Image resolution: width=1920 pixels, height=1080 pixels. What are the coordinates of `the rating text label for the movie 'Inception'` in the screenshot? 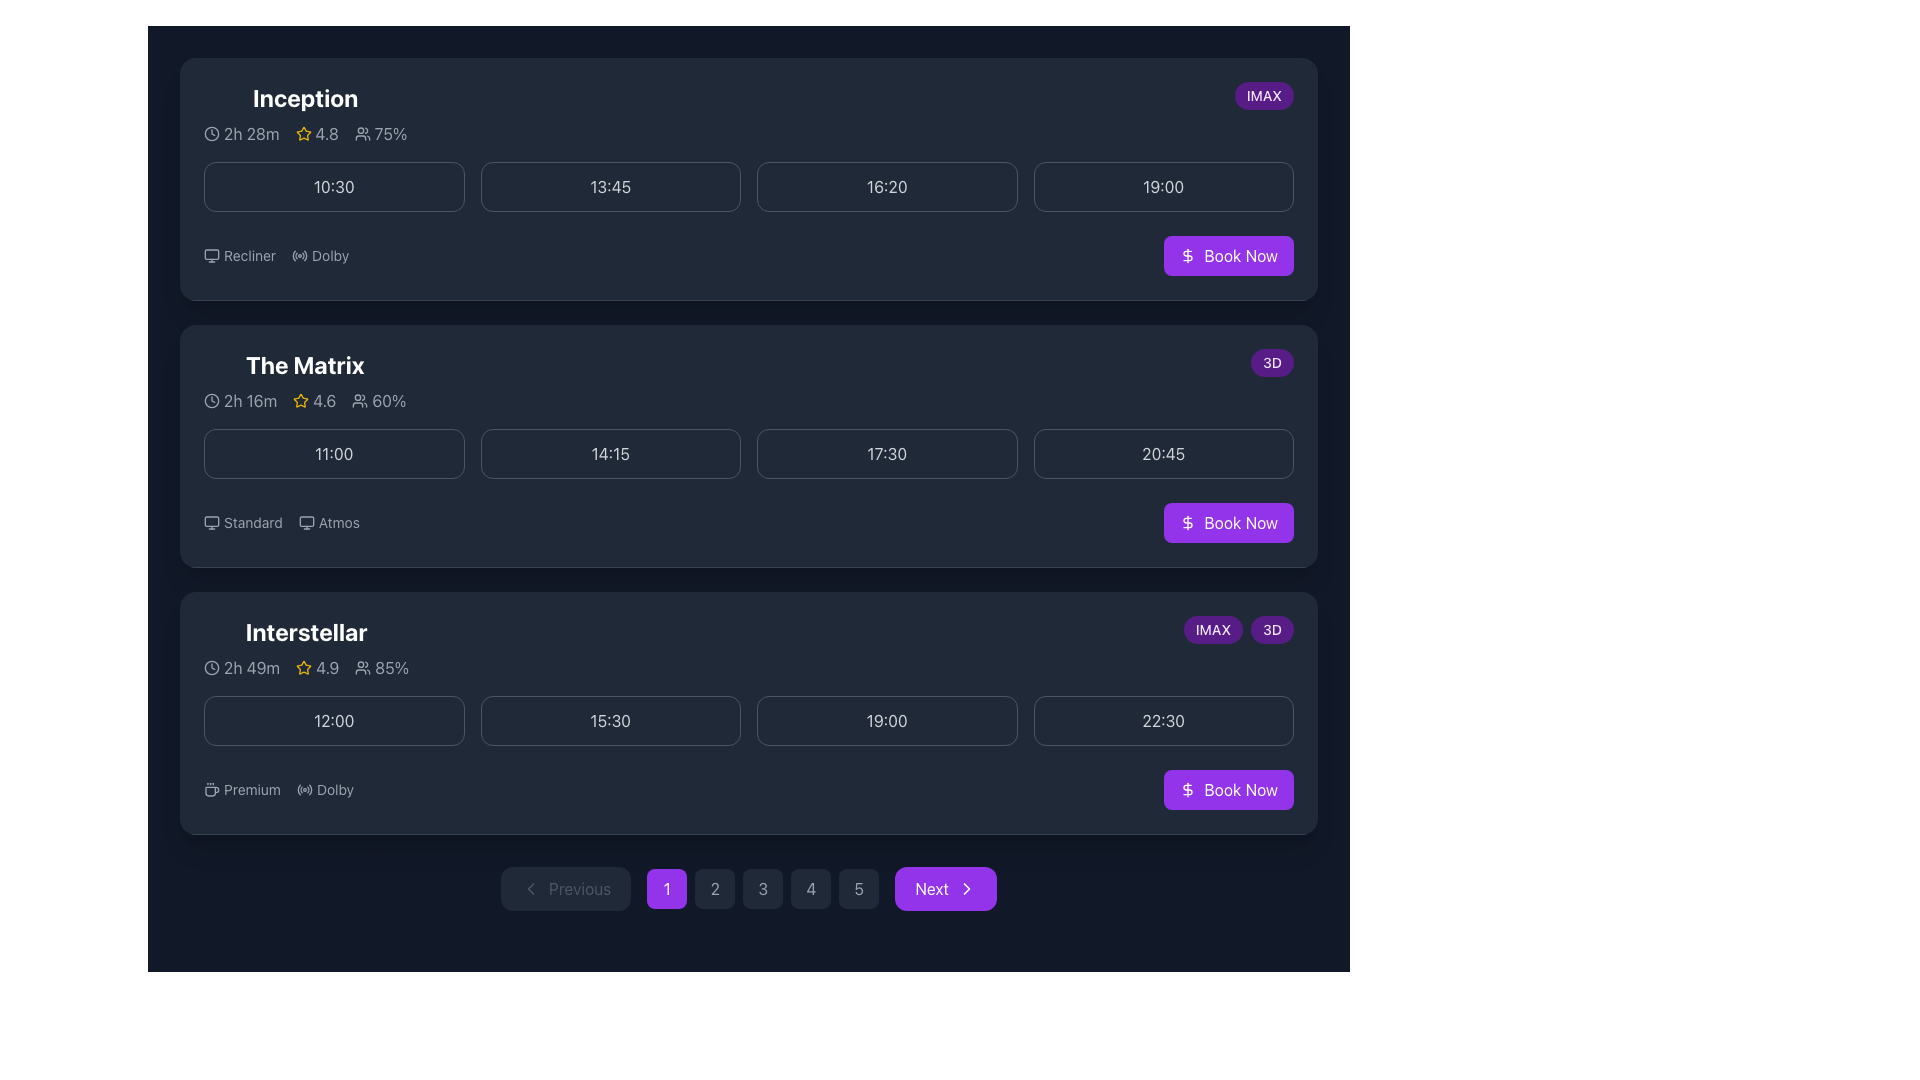 It's located at (316, 134).